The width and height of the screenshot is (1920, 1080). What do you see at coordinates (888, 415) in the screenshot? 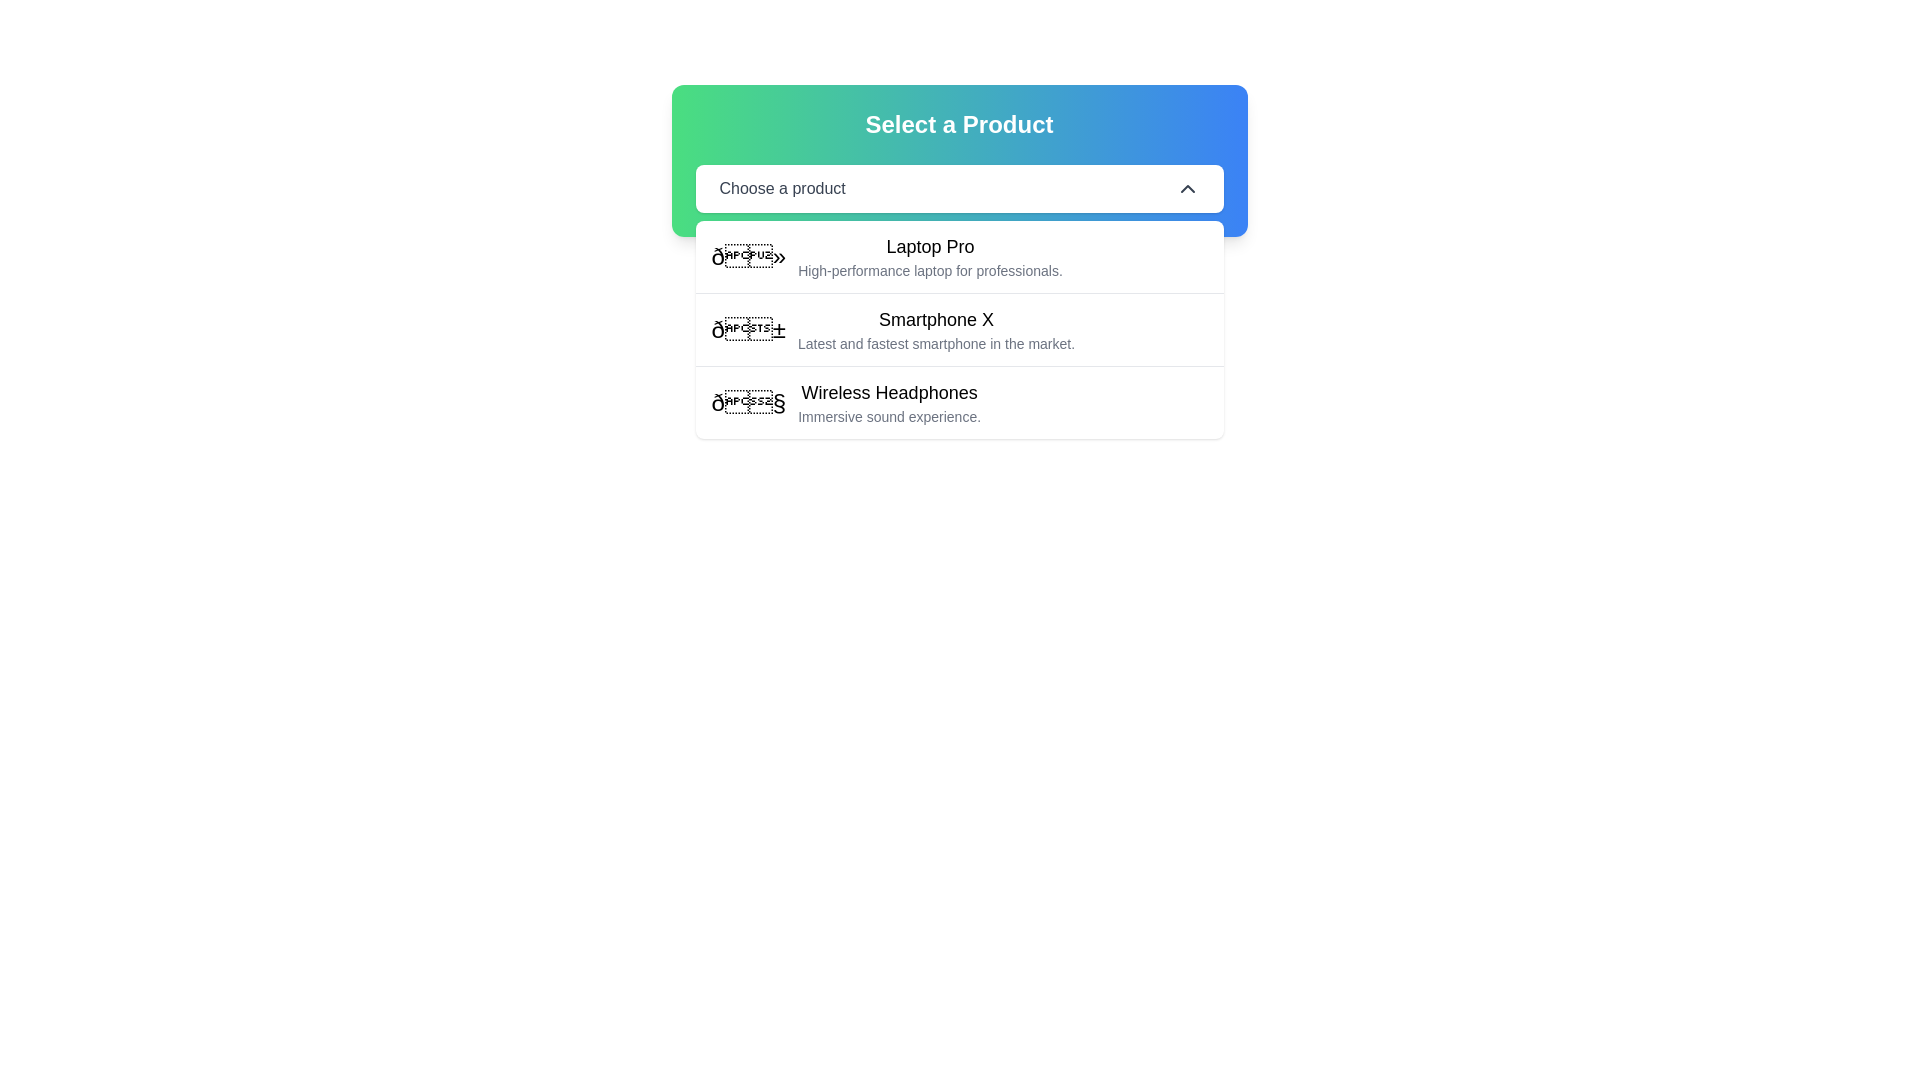
I see `the descriptive text label located directly below the 'Wireless Headphones' in the dropdown menu` at bounding box center [888, 415].